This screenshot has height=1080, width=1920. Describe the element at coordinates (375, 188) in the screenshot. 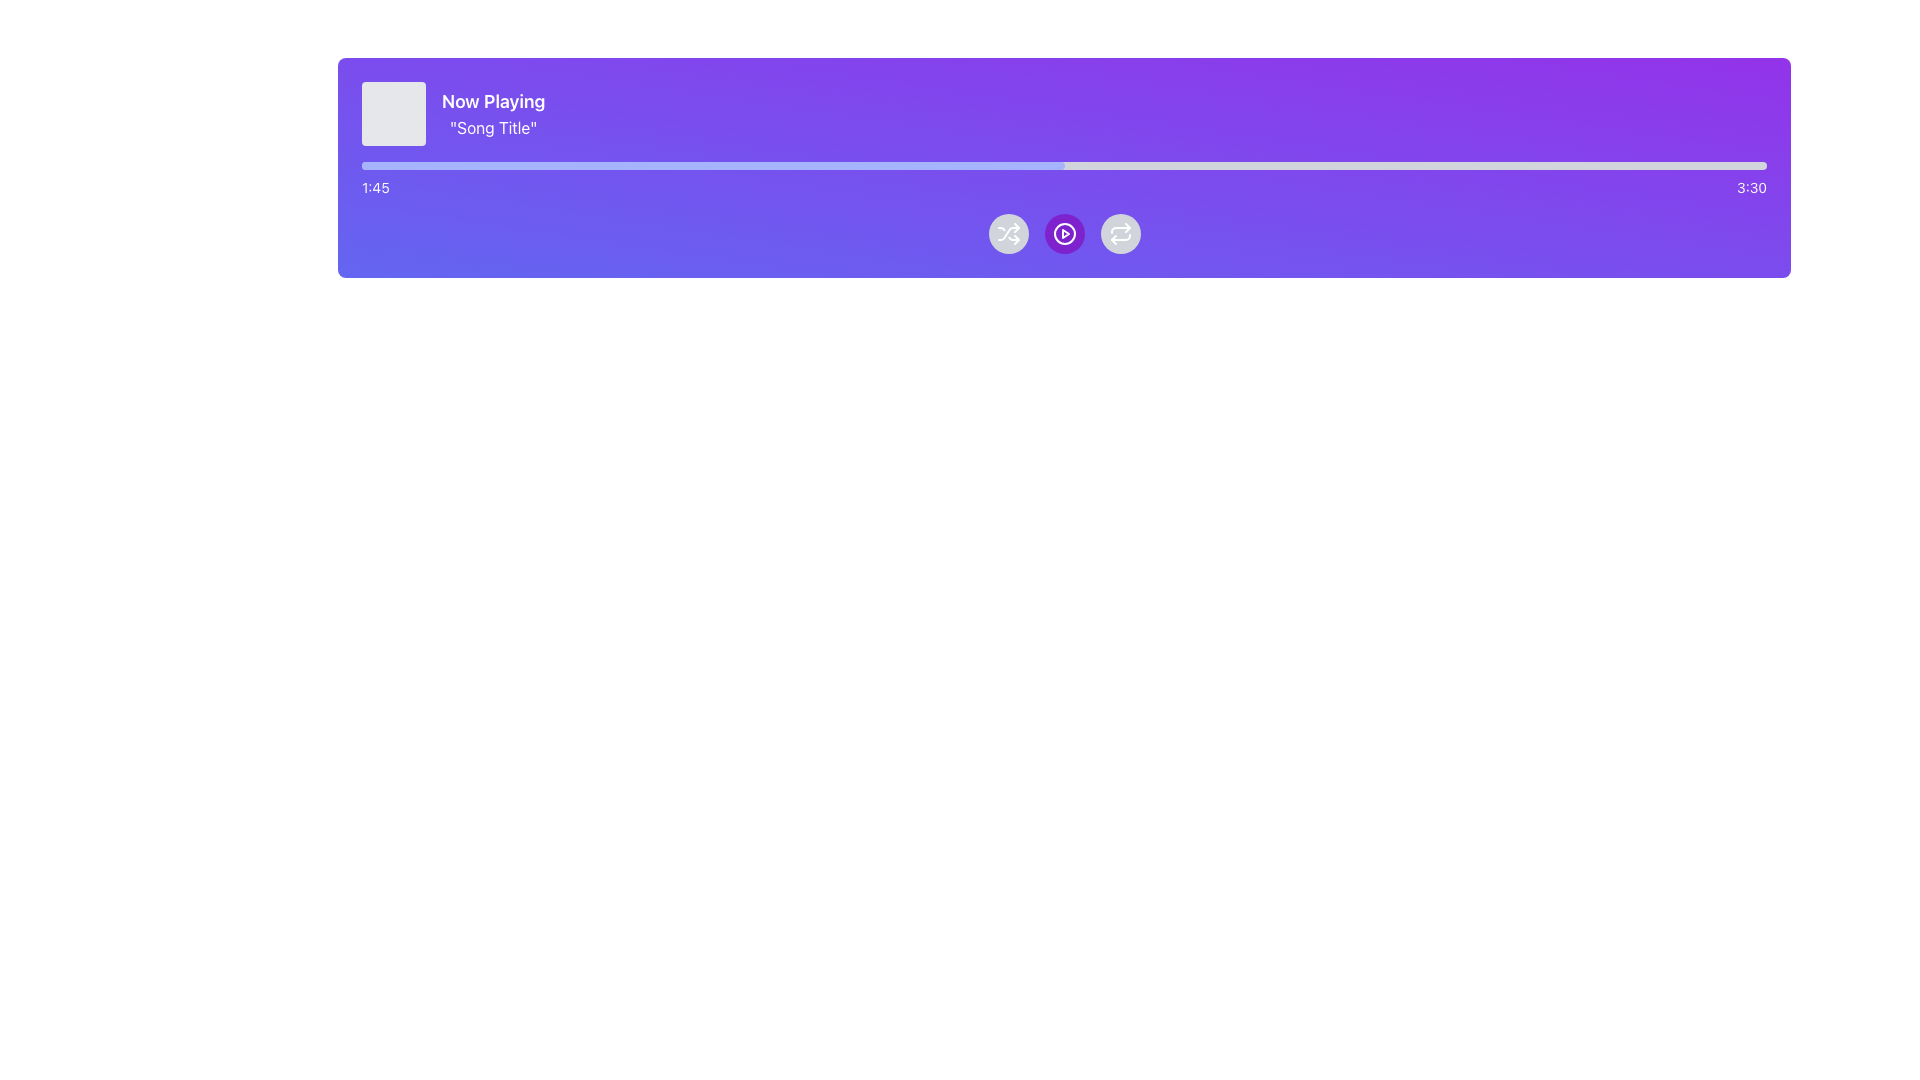

I see `displayed elapsed time text from the static text element located at the top center of the playback interface, which indicates the duration of the media file` at that location.